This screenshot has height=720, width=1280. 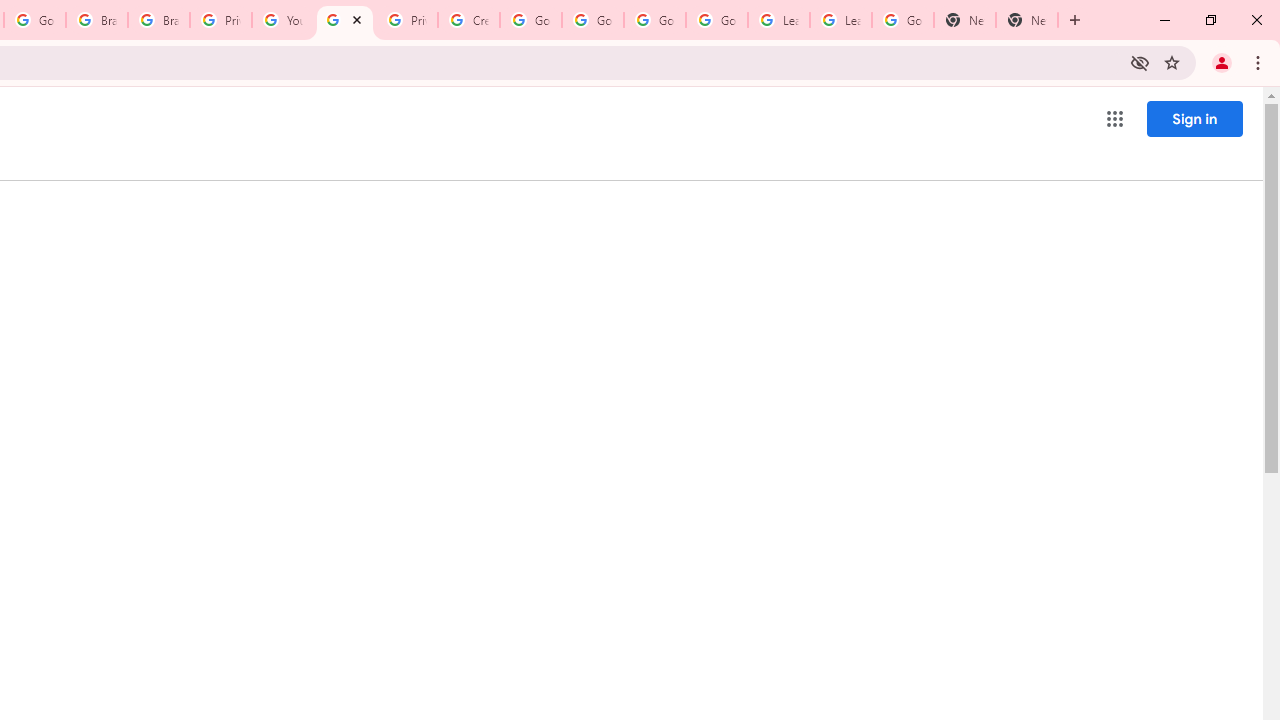 What do you see at coordinates (281, 20) in the screenshot?
I see `'YouTube'` at bounding box center [281, 20].